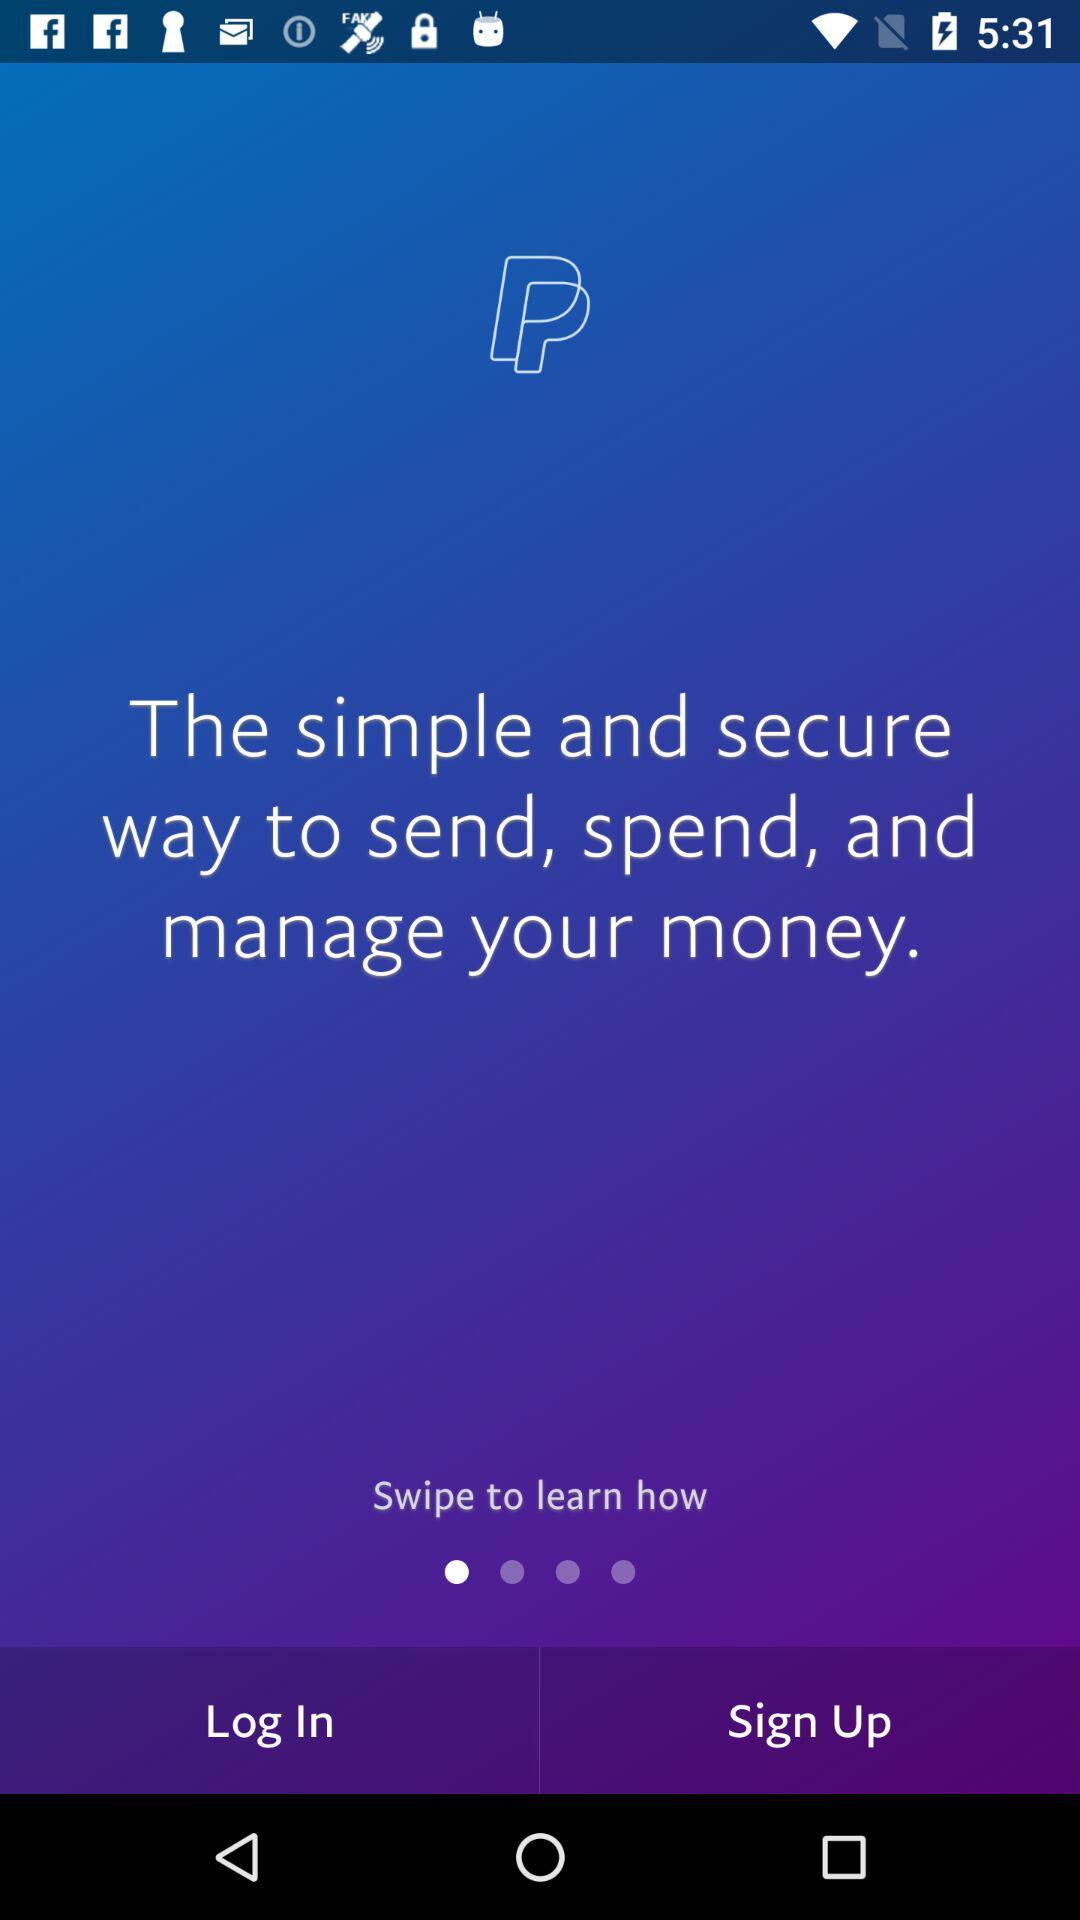 This screenshot has width=1080, height=1920. I want to click on the icon next to log in, so click(810, 1719).